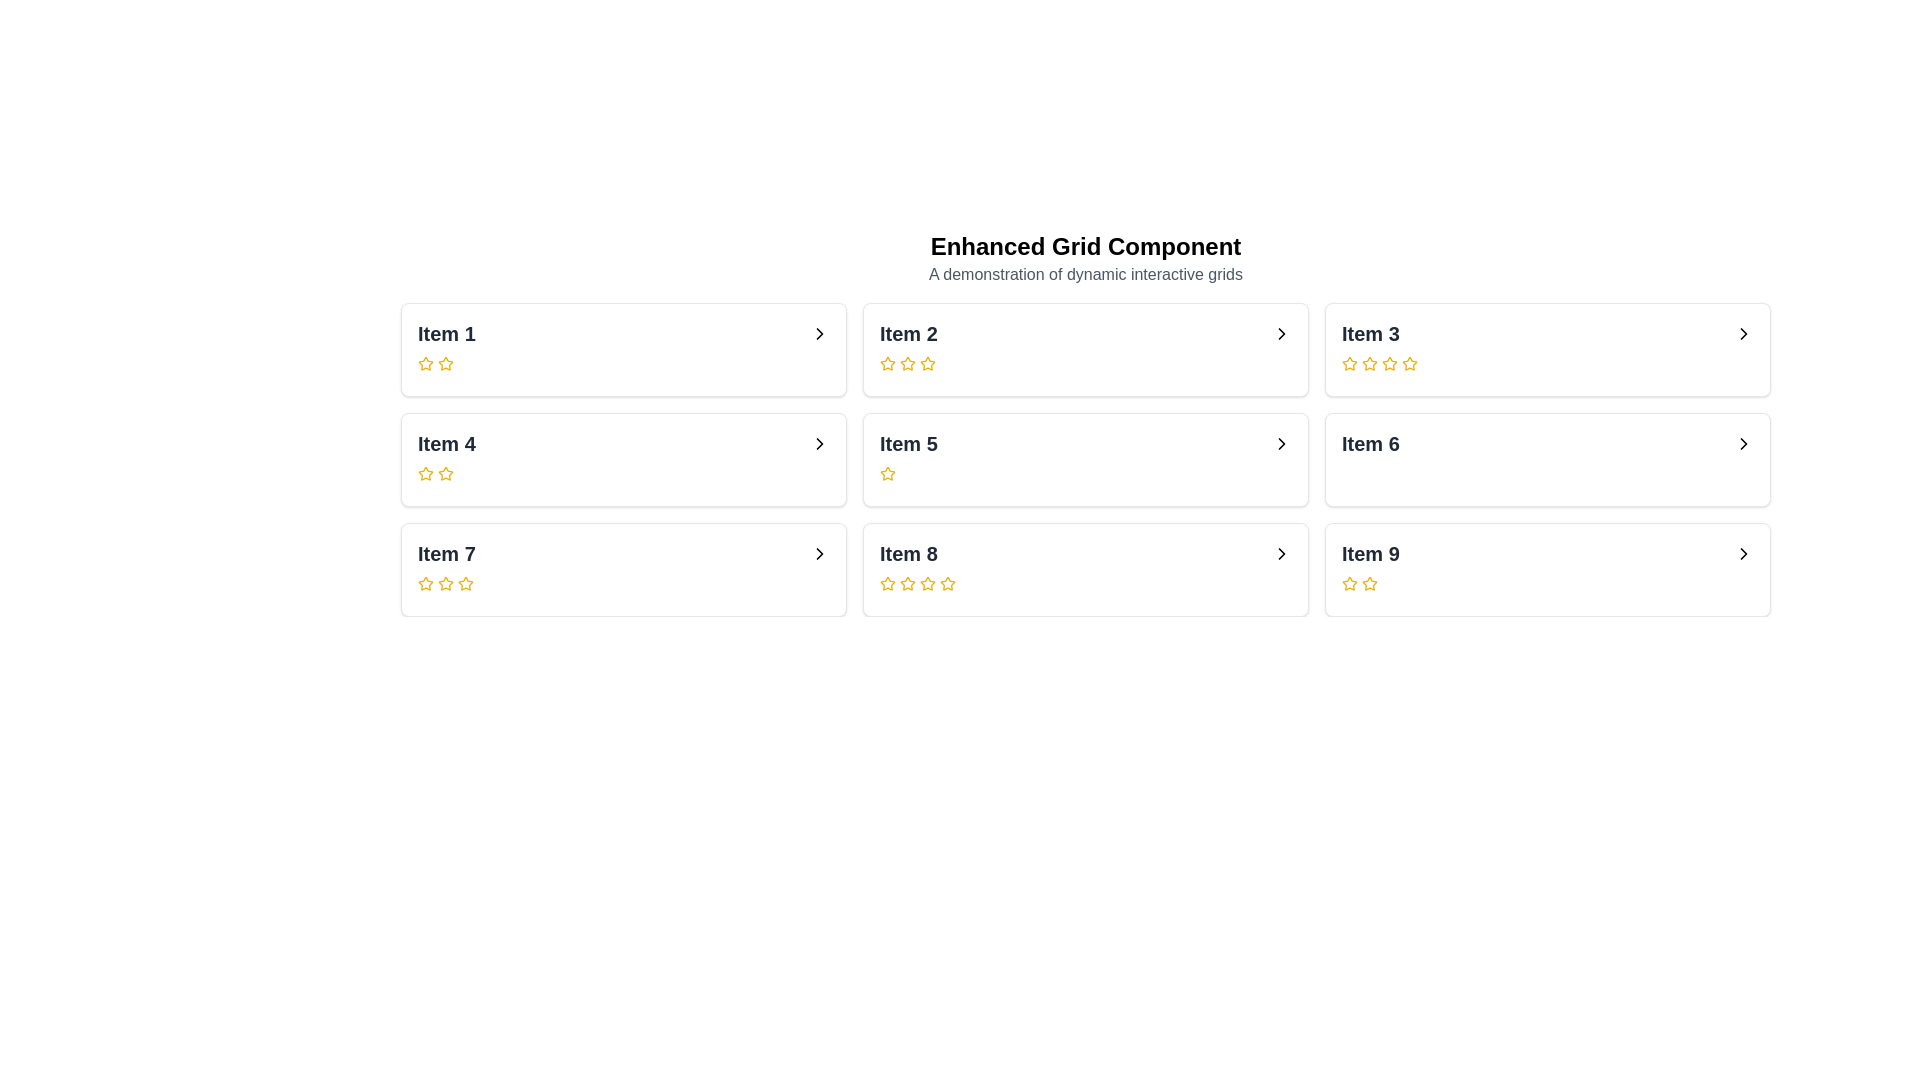  I want to click on the first star icon under 'Item 9' to rate it, so click(1349, 583).